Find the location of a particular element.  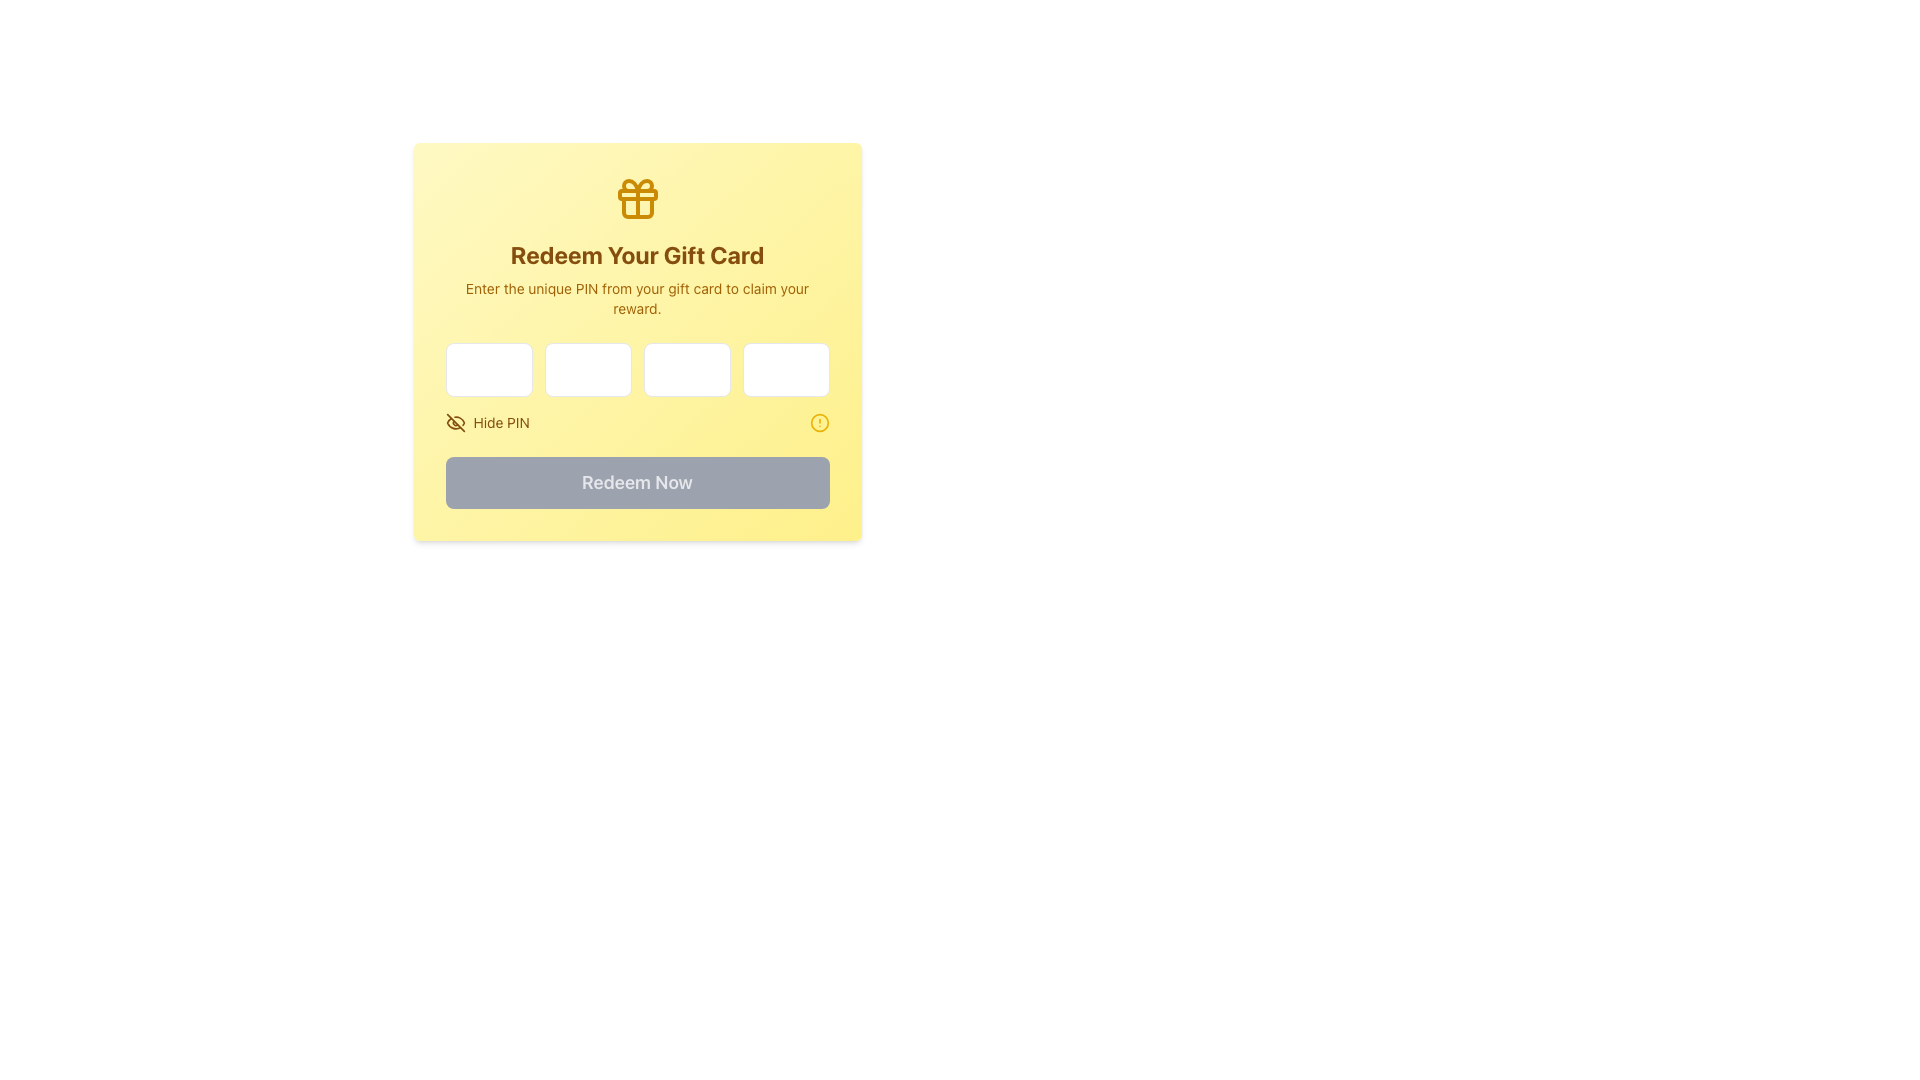

the visibility toggle icon, which resembles a stylized eye with a slash motif, located to the left of the 'Hide PIN' text label beneath the PIN input fields is located at coordinates (452, 422).